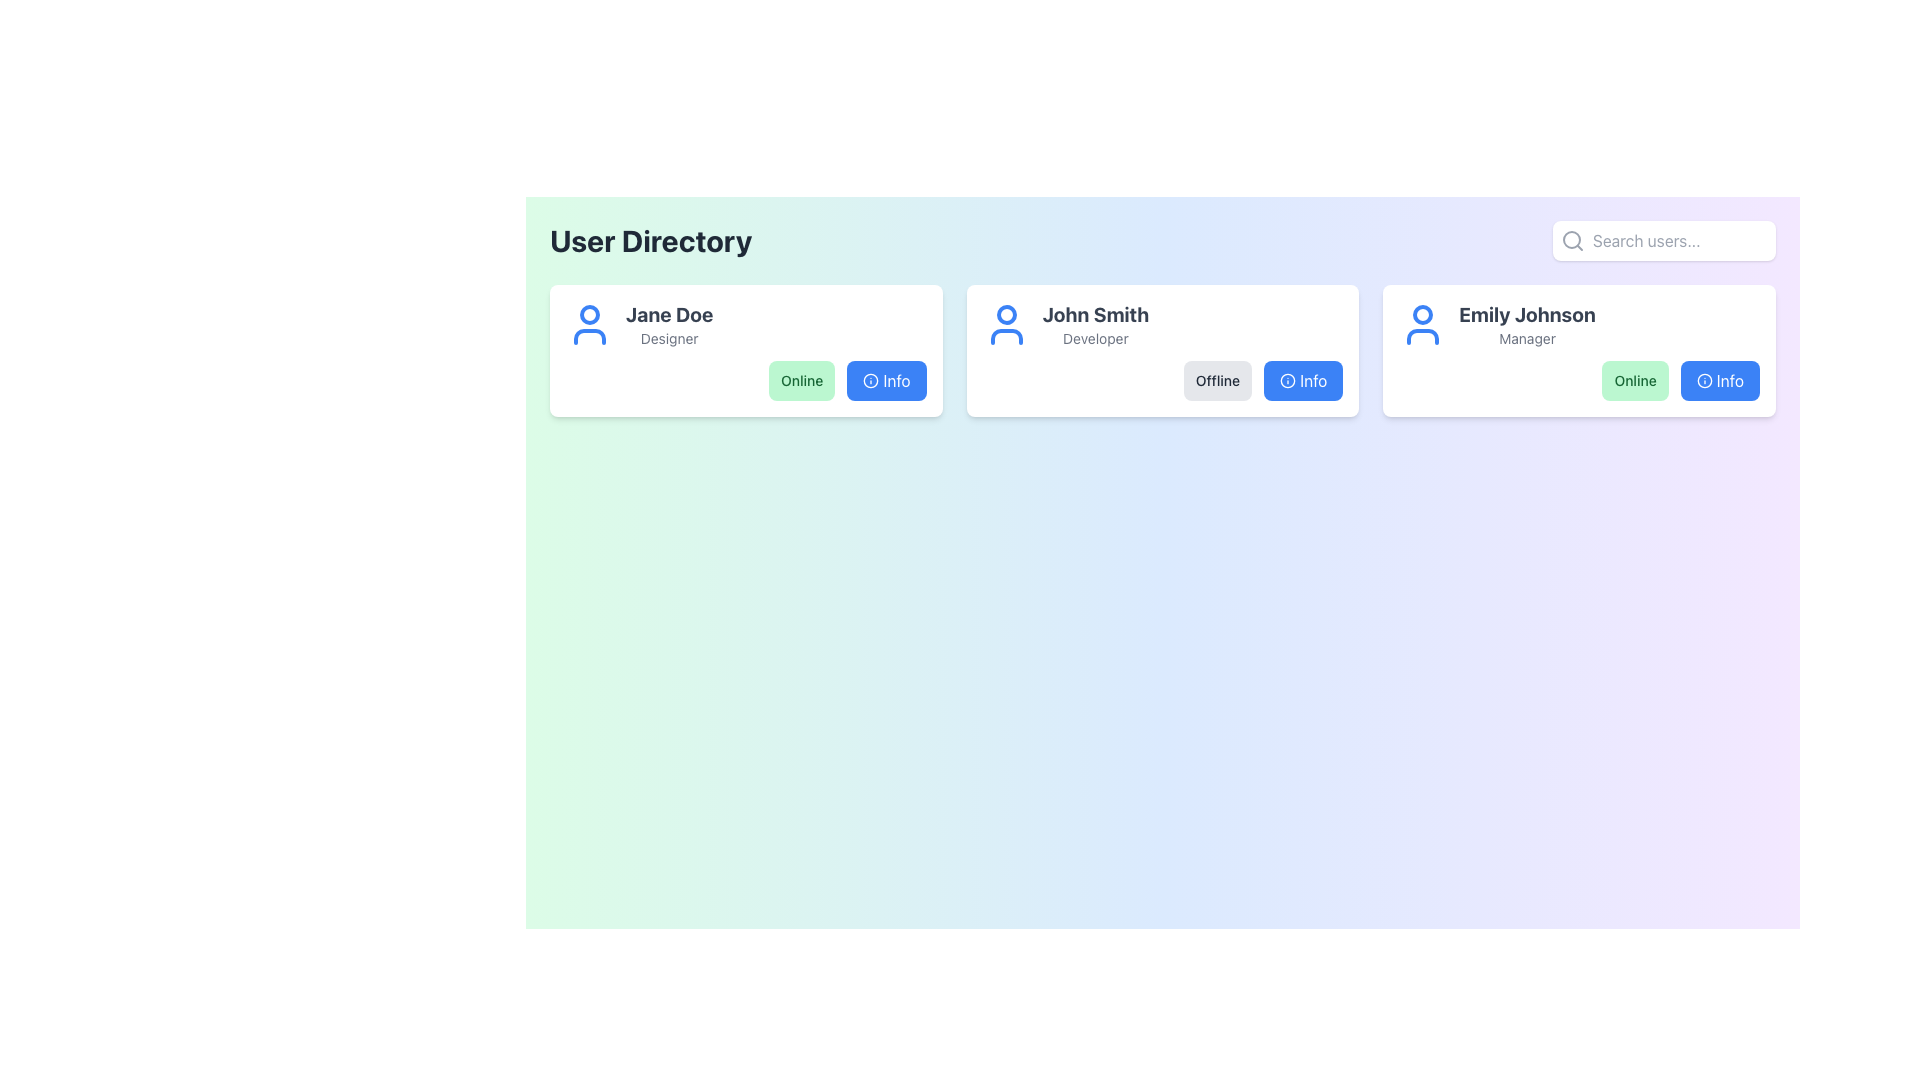 Image resolution: width=1920 pixels, height=1080 pixels. Describe the element at coordinates (1422, 315) in the screenshot. I see `the circular icon representing Emily Johnson's avatar located at the top-left of her user card` at that location.